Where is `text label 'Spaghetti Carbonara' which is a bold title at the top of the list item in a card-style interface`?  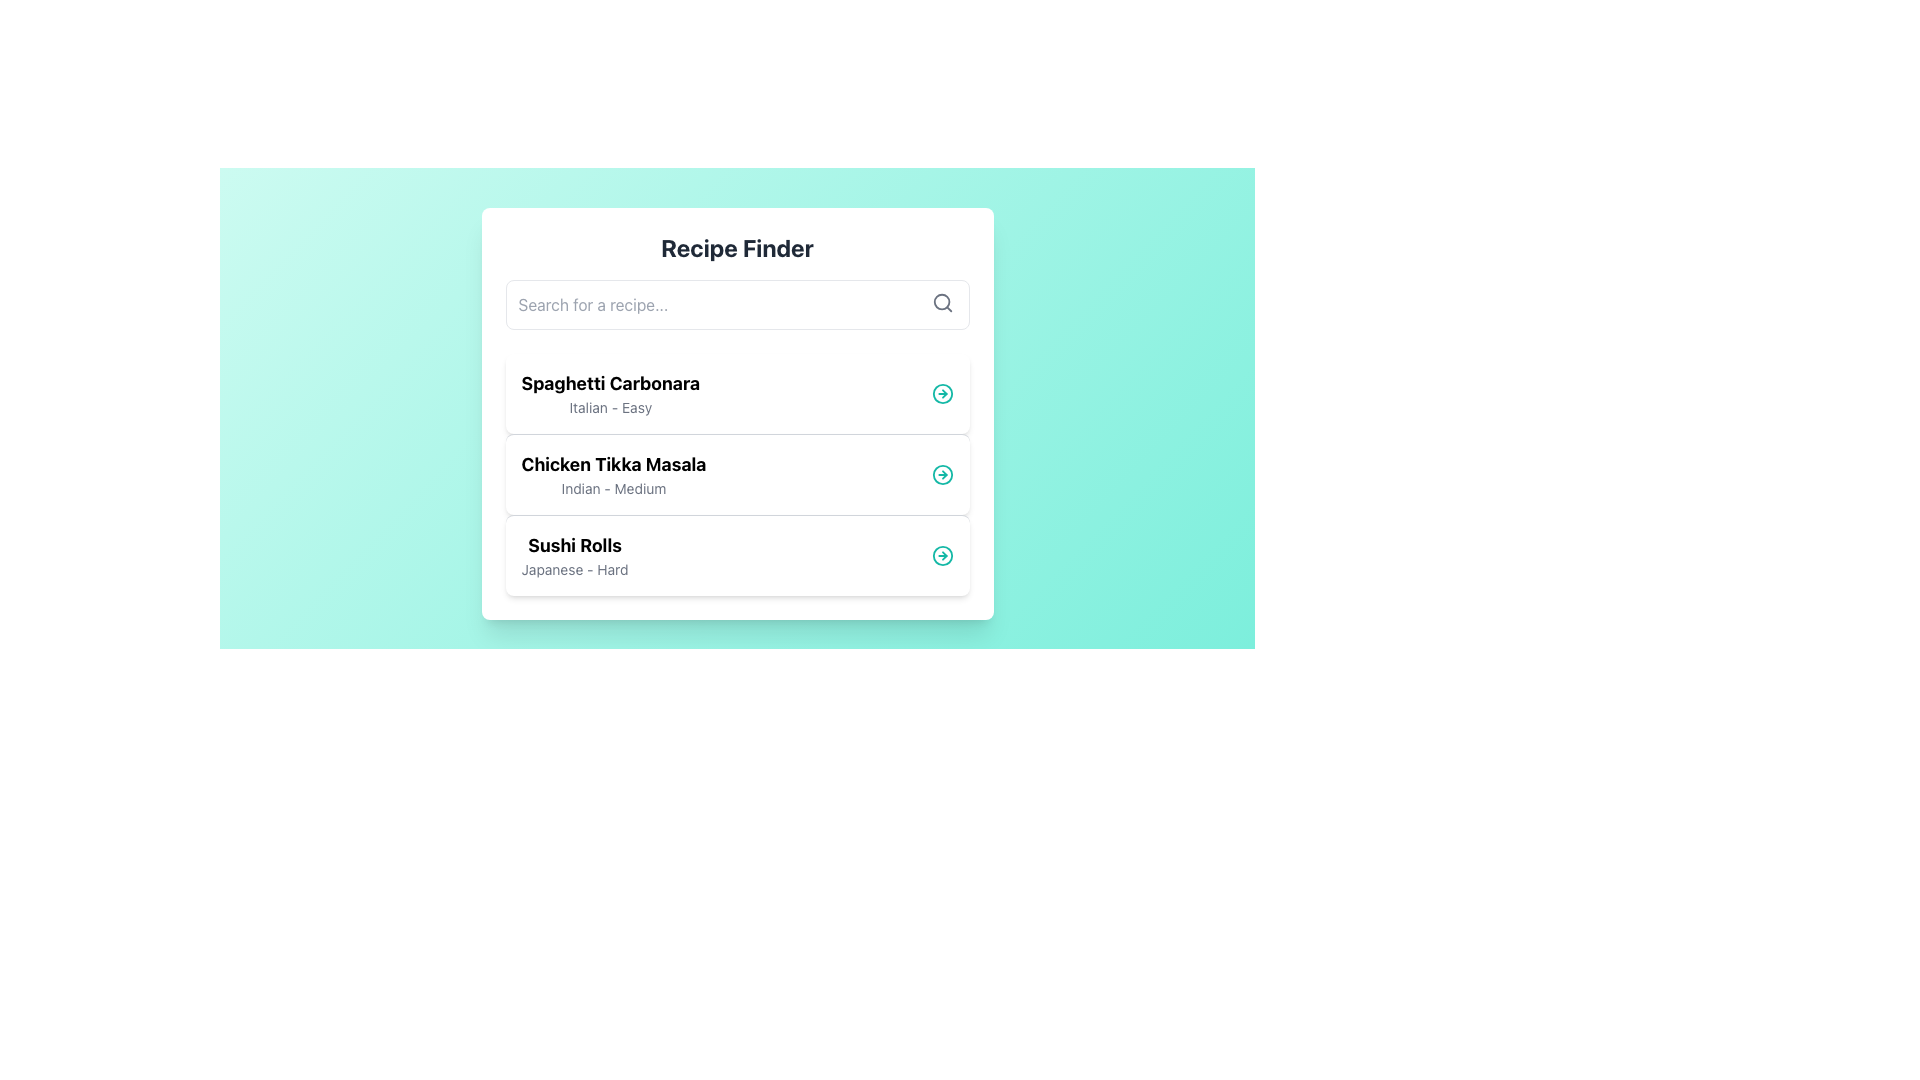
text label 'Spaghetti Carbonara' which is a bold title at the top of the list item in a card-style interface is located at coordinates (609, 384).